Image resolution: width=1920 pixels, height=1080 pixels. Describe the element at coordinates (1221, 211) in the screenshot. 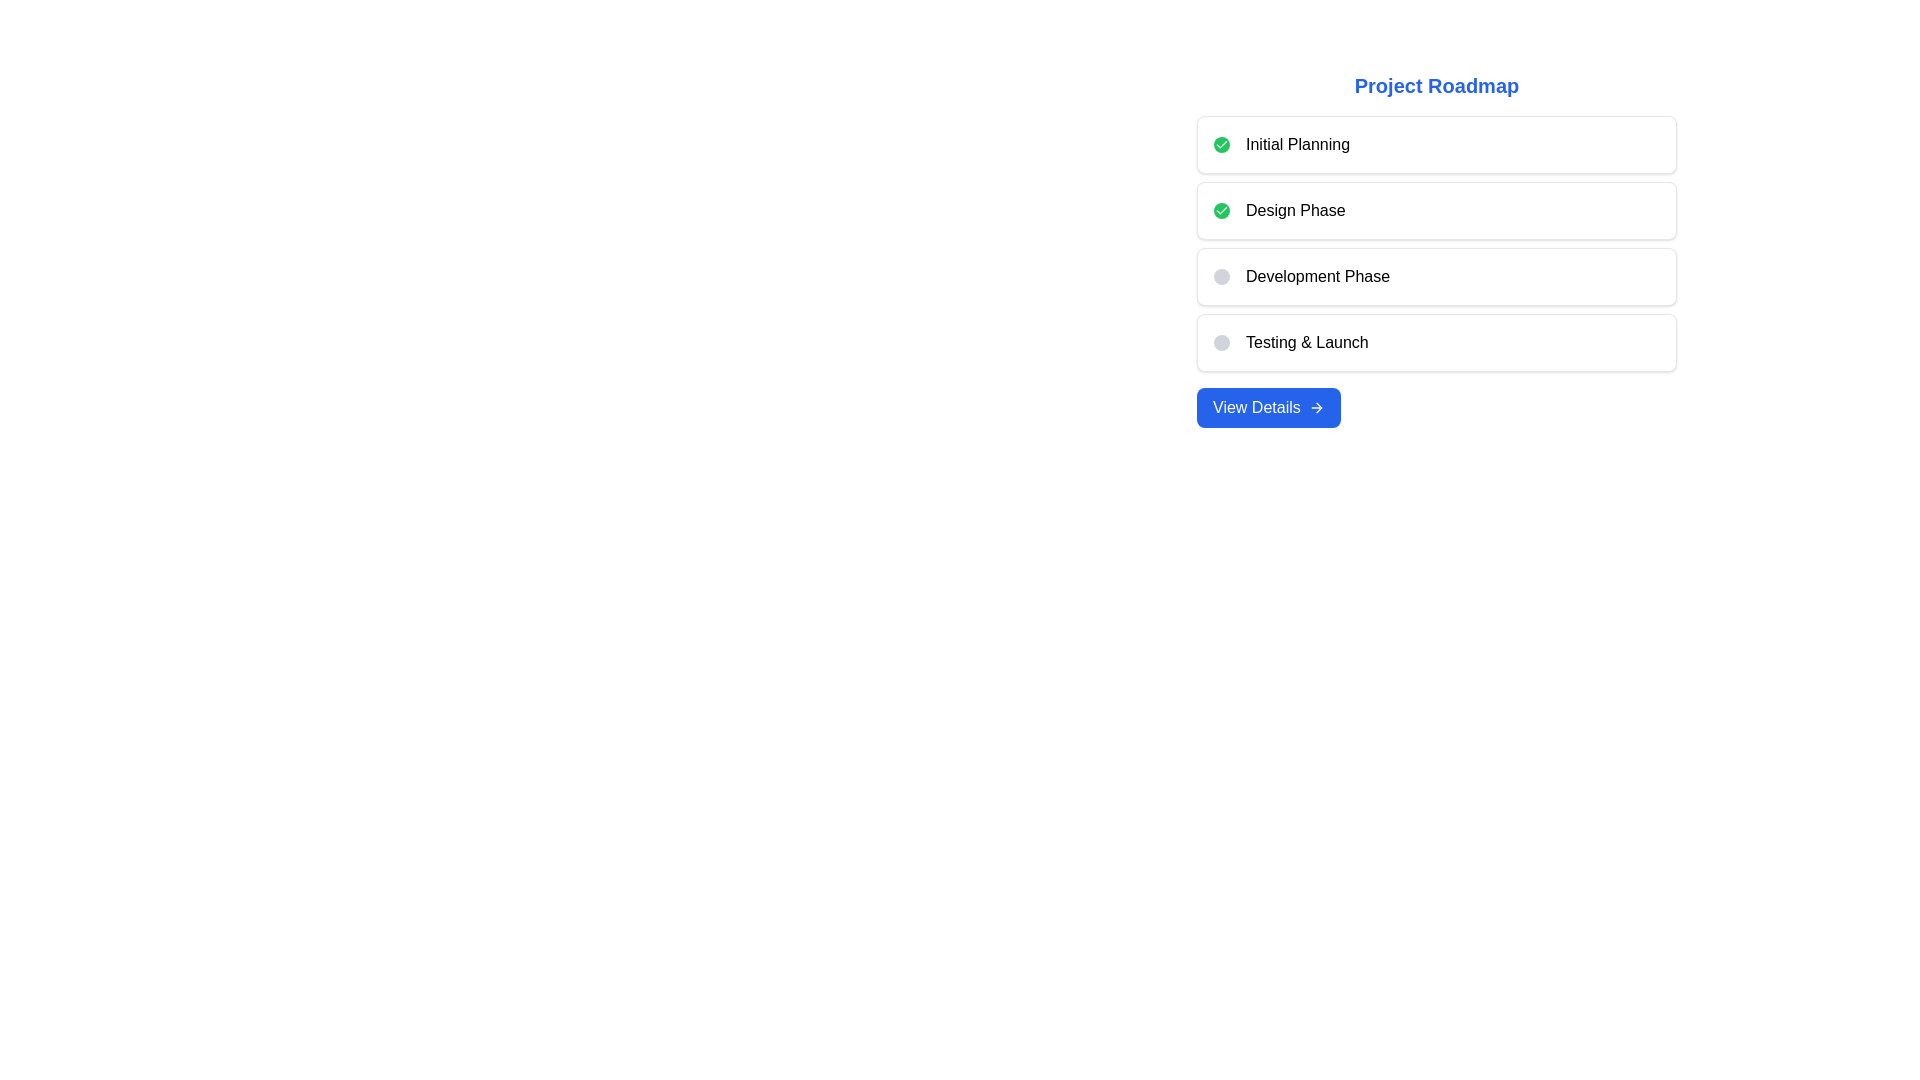

I see `the small checkmark icon with a green circular background, which is located to the left of the text 'Initial Planning' in the 'Project Roadmap' list` at that location.